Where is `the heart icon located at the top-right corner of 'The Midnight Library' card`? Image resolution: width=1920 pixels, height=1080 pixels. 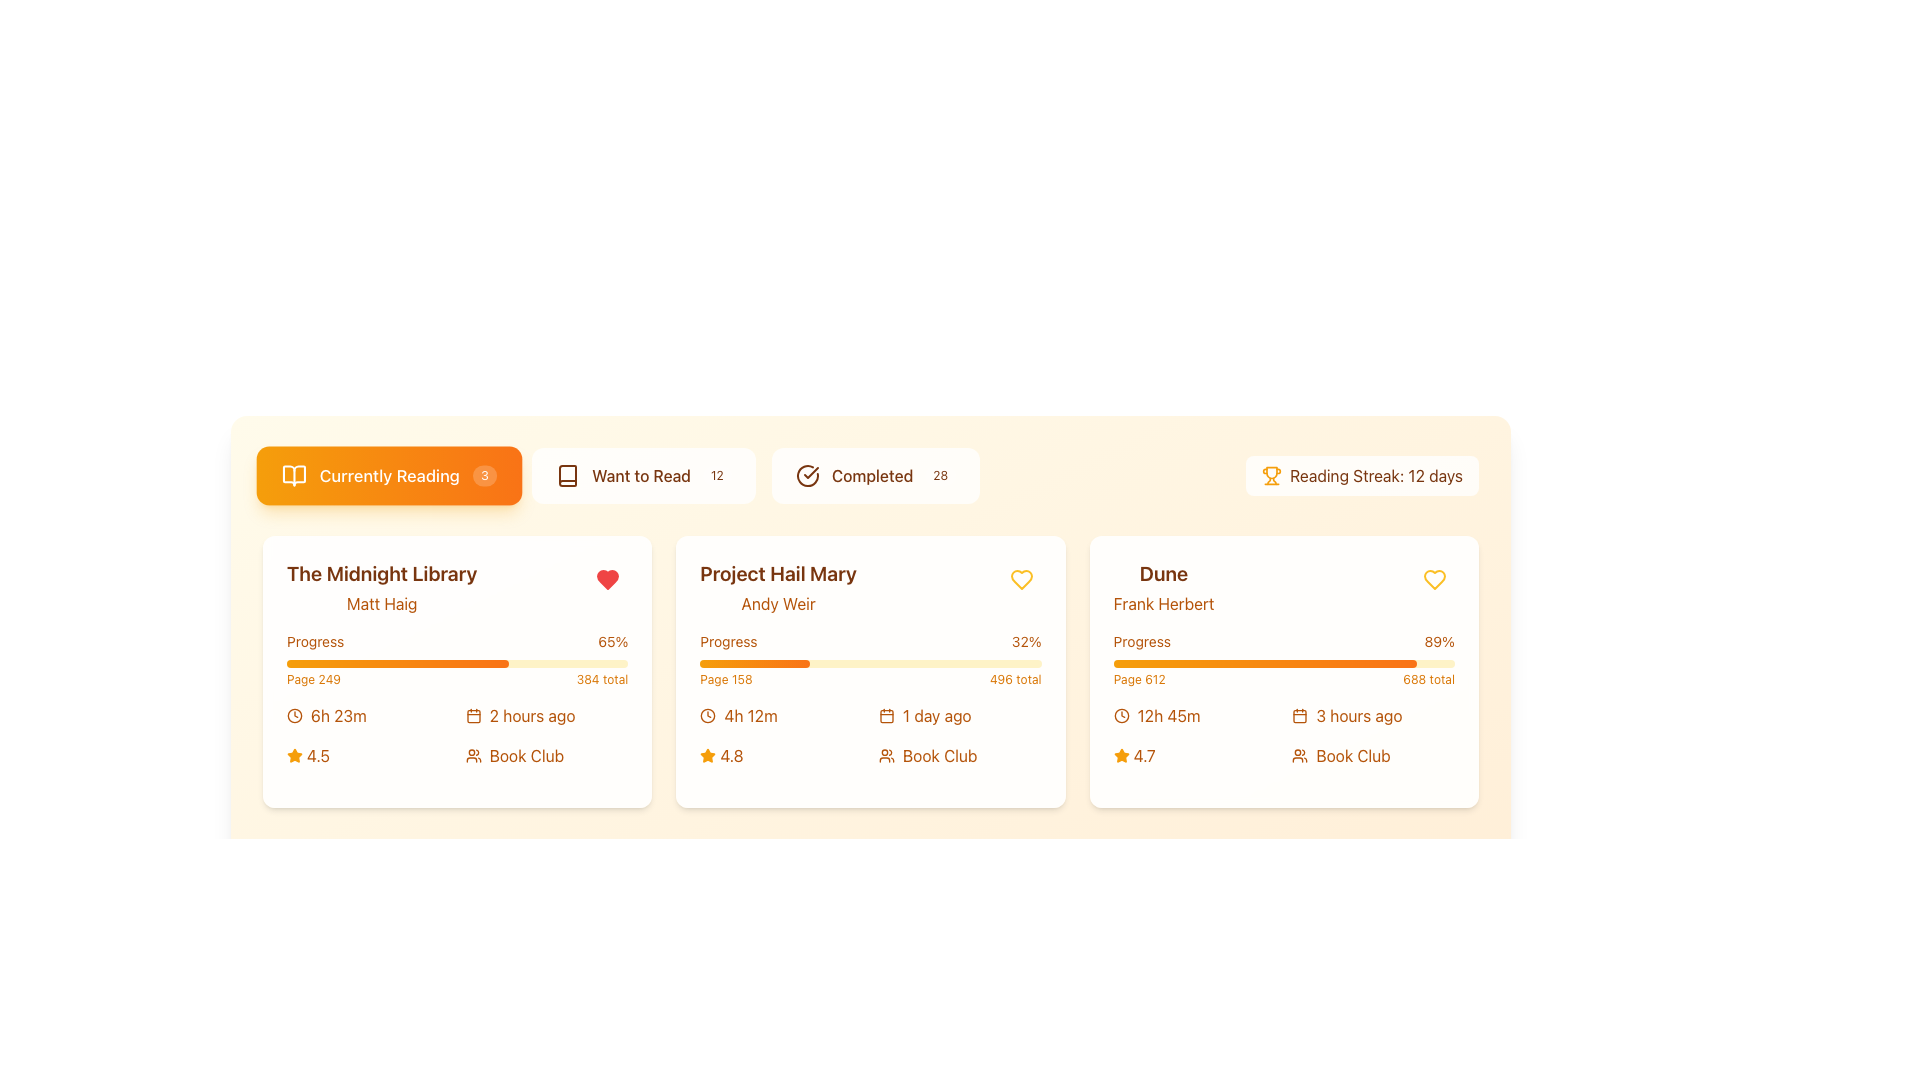
the heart icon located at the top-right corner of 'The Midnight Library' card is located at coordinates (1021, 579).